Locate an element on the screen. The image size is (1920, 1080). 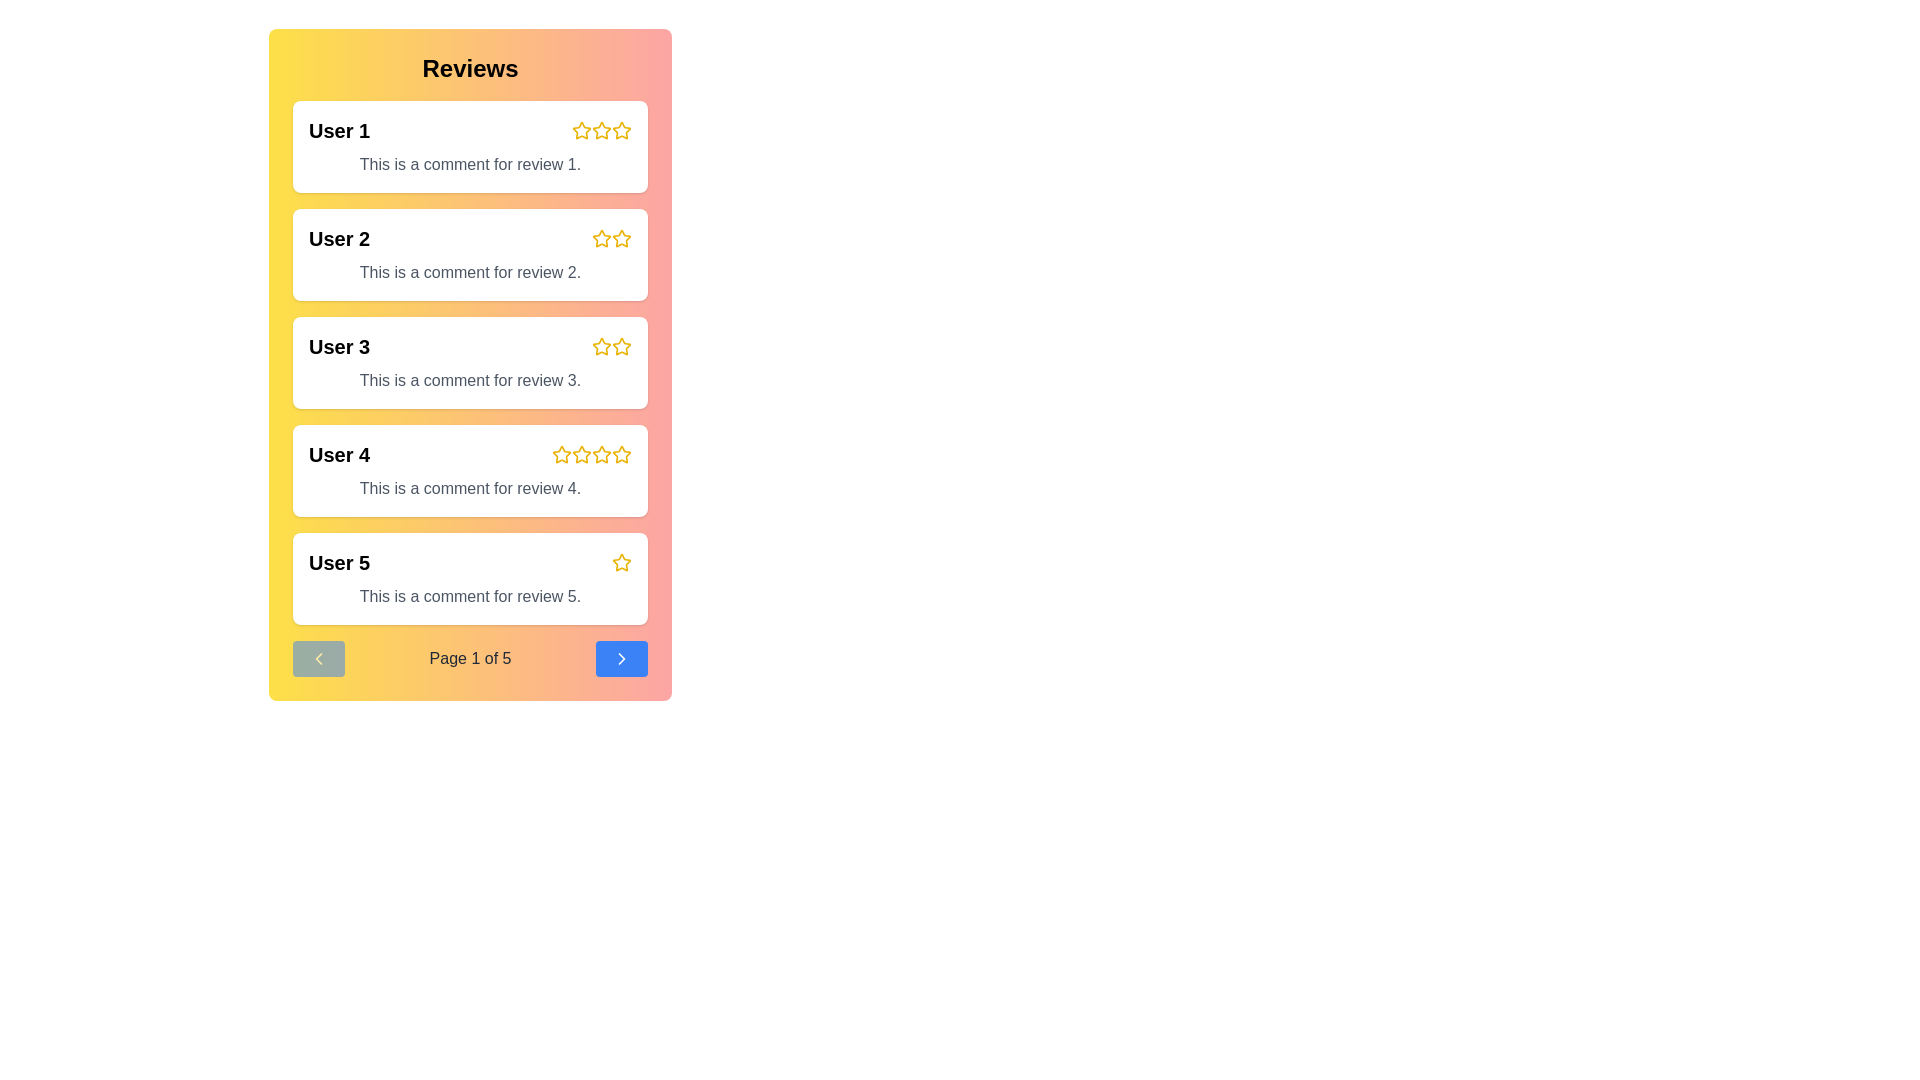
the second yellow star rating icon for 'User 2' is located at coordinates (621, 237).